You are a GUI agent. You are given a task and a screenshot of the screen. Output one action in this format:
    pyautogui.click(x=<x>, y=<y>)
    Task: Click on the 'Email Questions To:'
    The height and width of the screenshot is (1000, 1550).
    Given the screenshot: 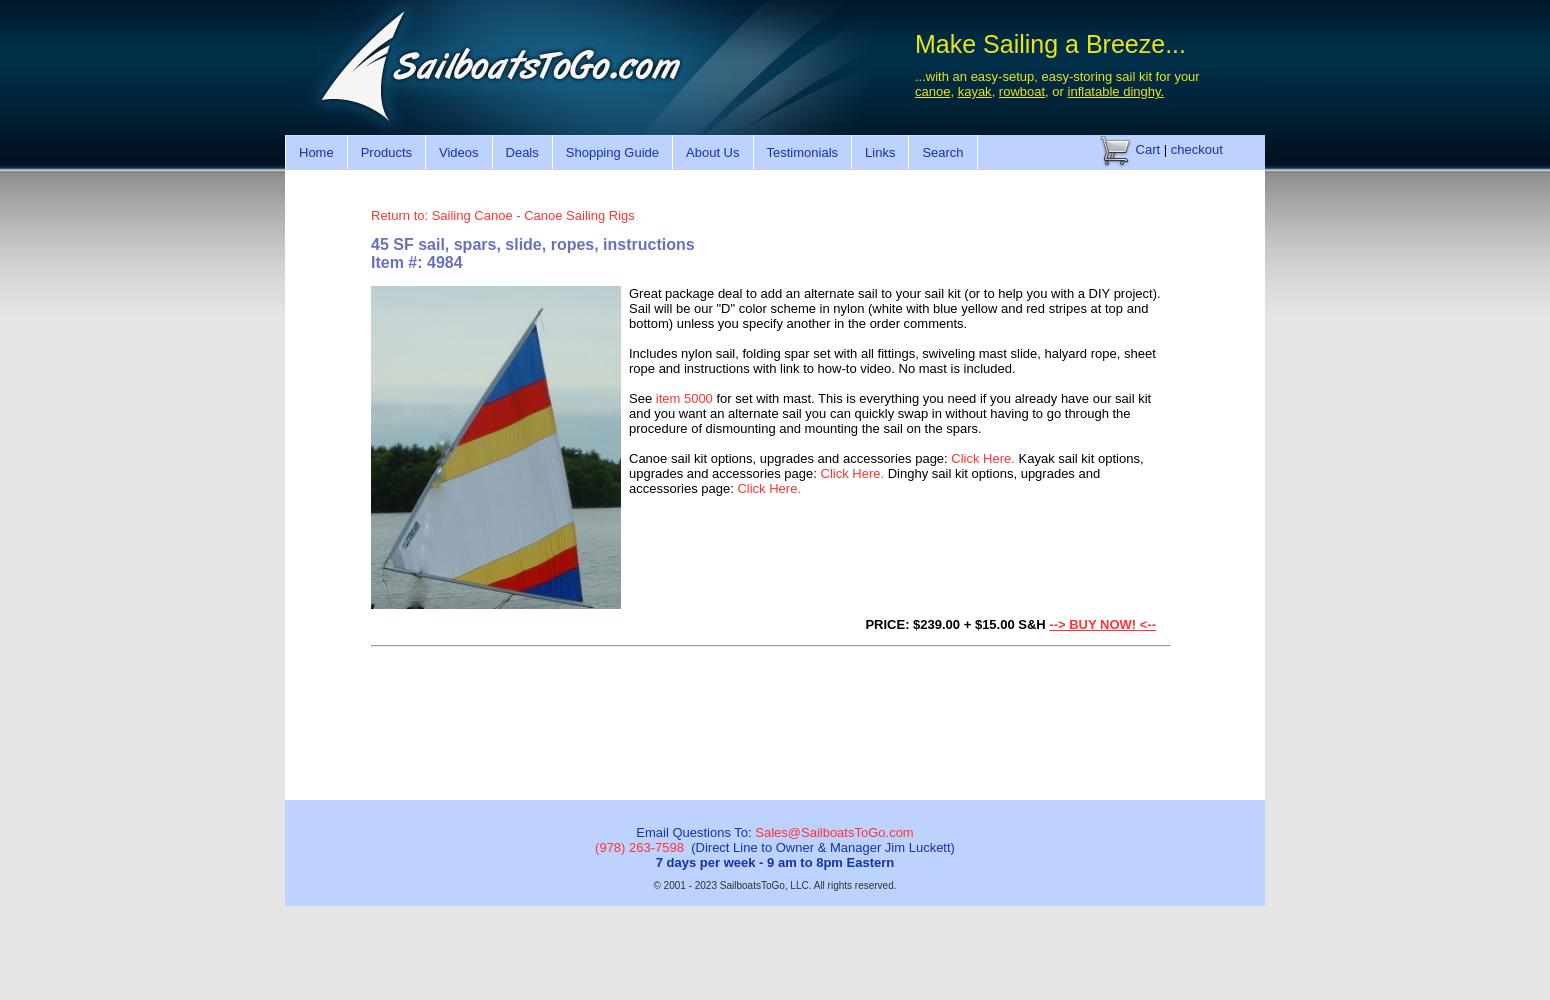 What is the action you would take?
    pyautogui.click(x=634, y=831)
    